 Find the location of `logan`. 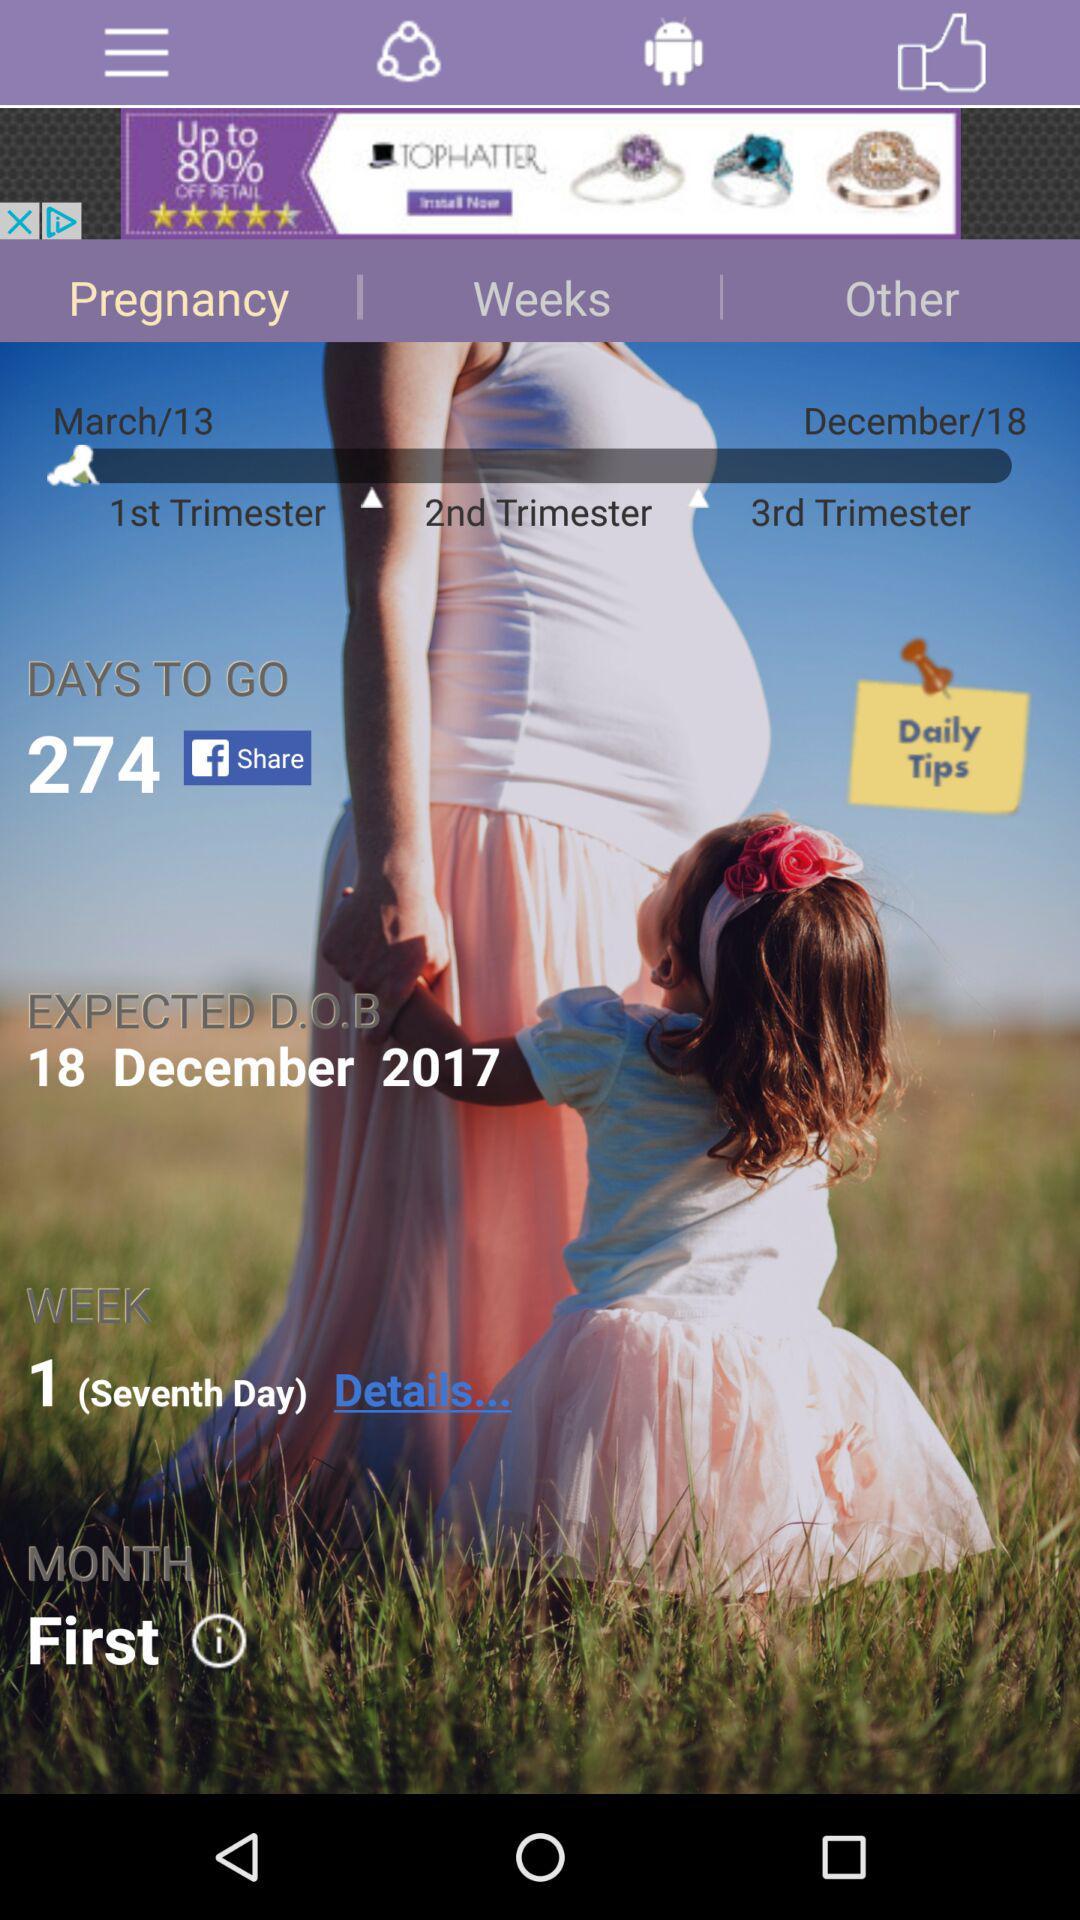

logan is located at coordinates (673, 52).